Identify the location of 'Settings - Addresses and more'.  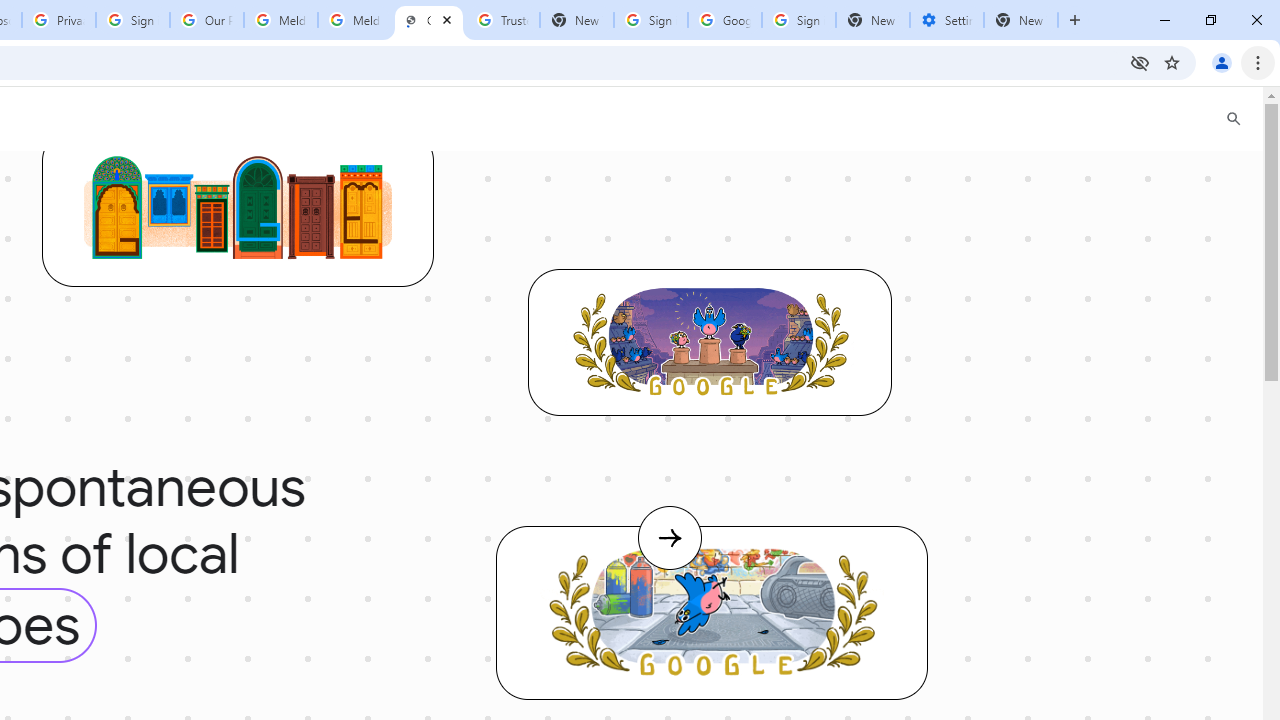
(946, 20).